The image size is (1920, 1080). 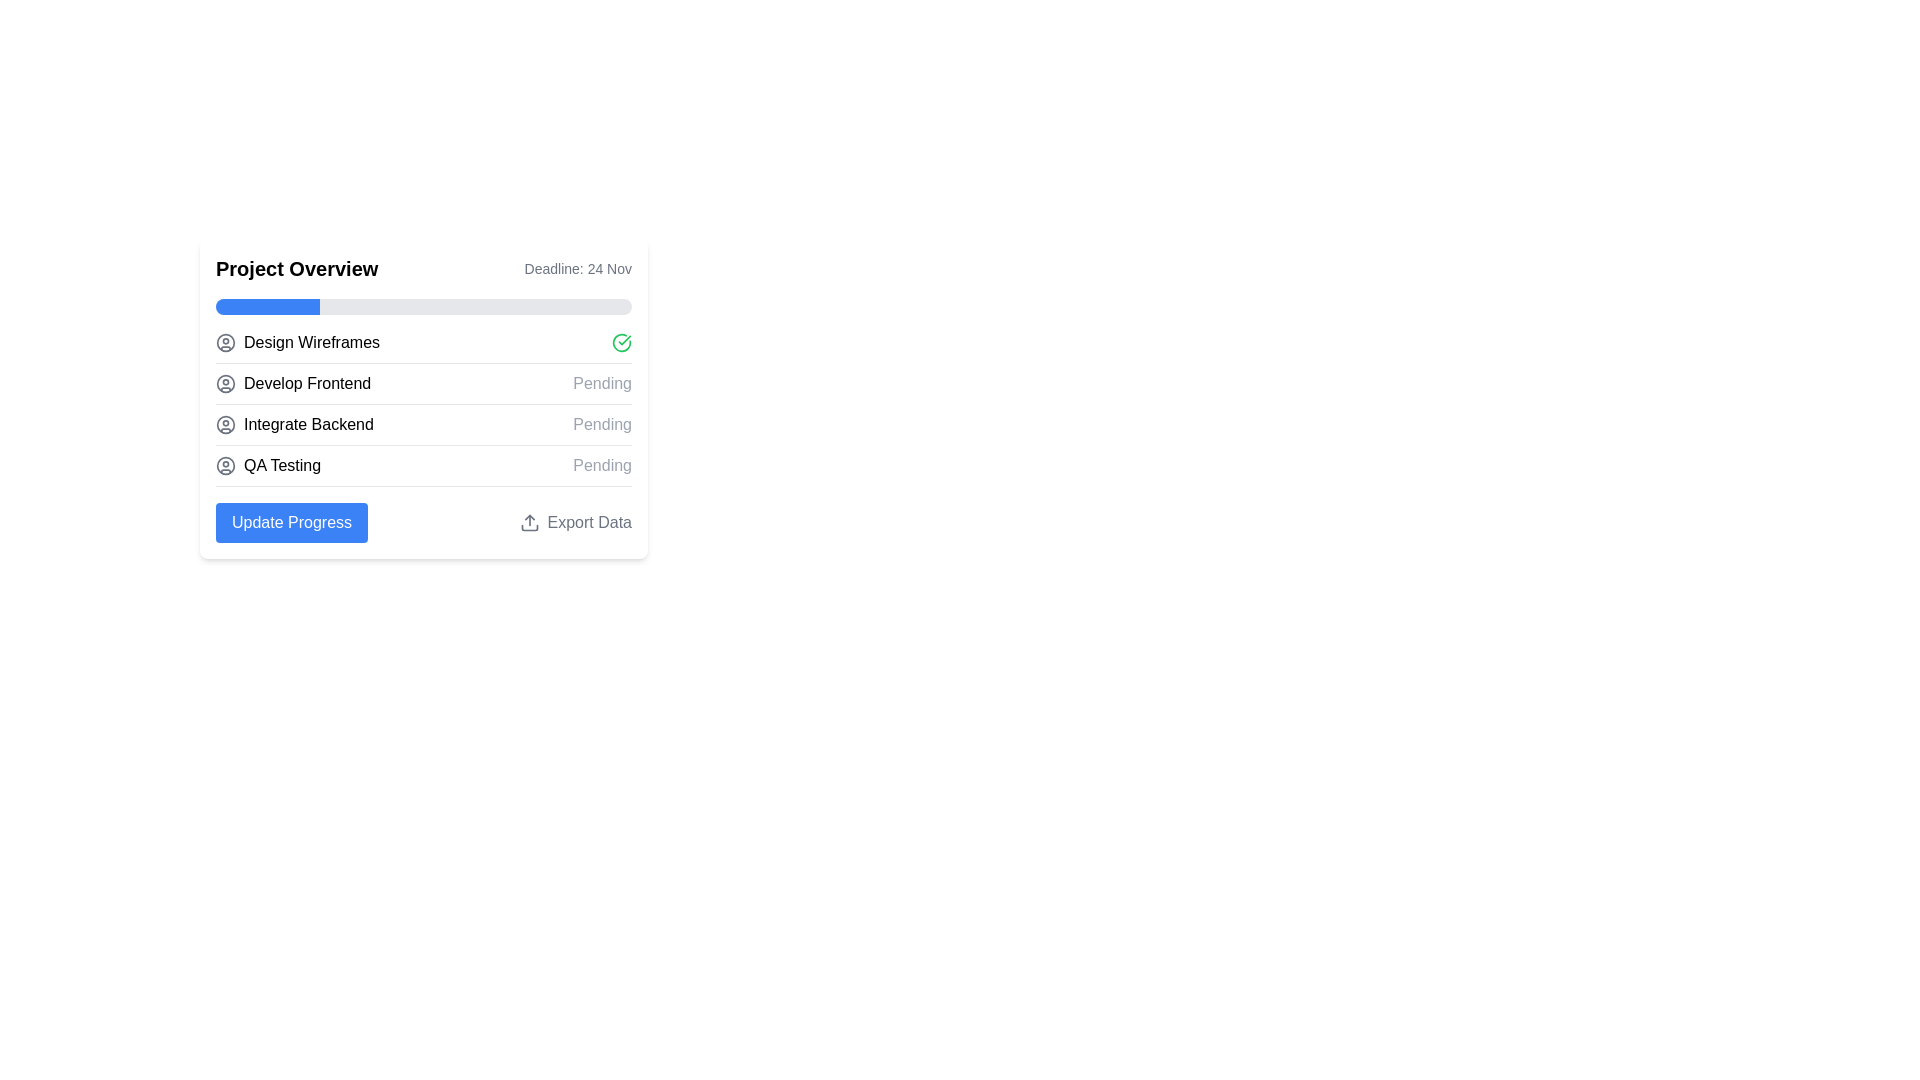 What do you see at coordinates (225, 384) in the screenshot?
I see `the icon that represents the 'Develop Frontend' task, located in the third row of icons on the leftmost side of the 'Project Overview' card` at bounding box center [225, 384].